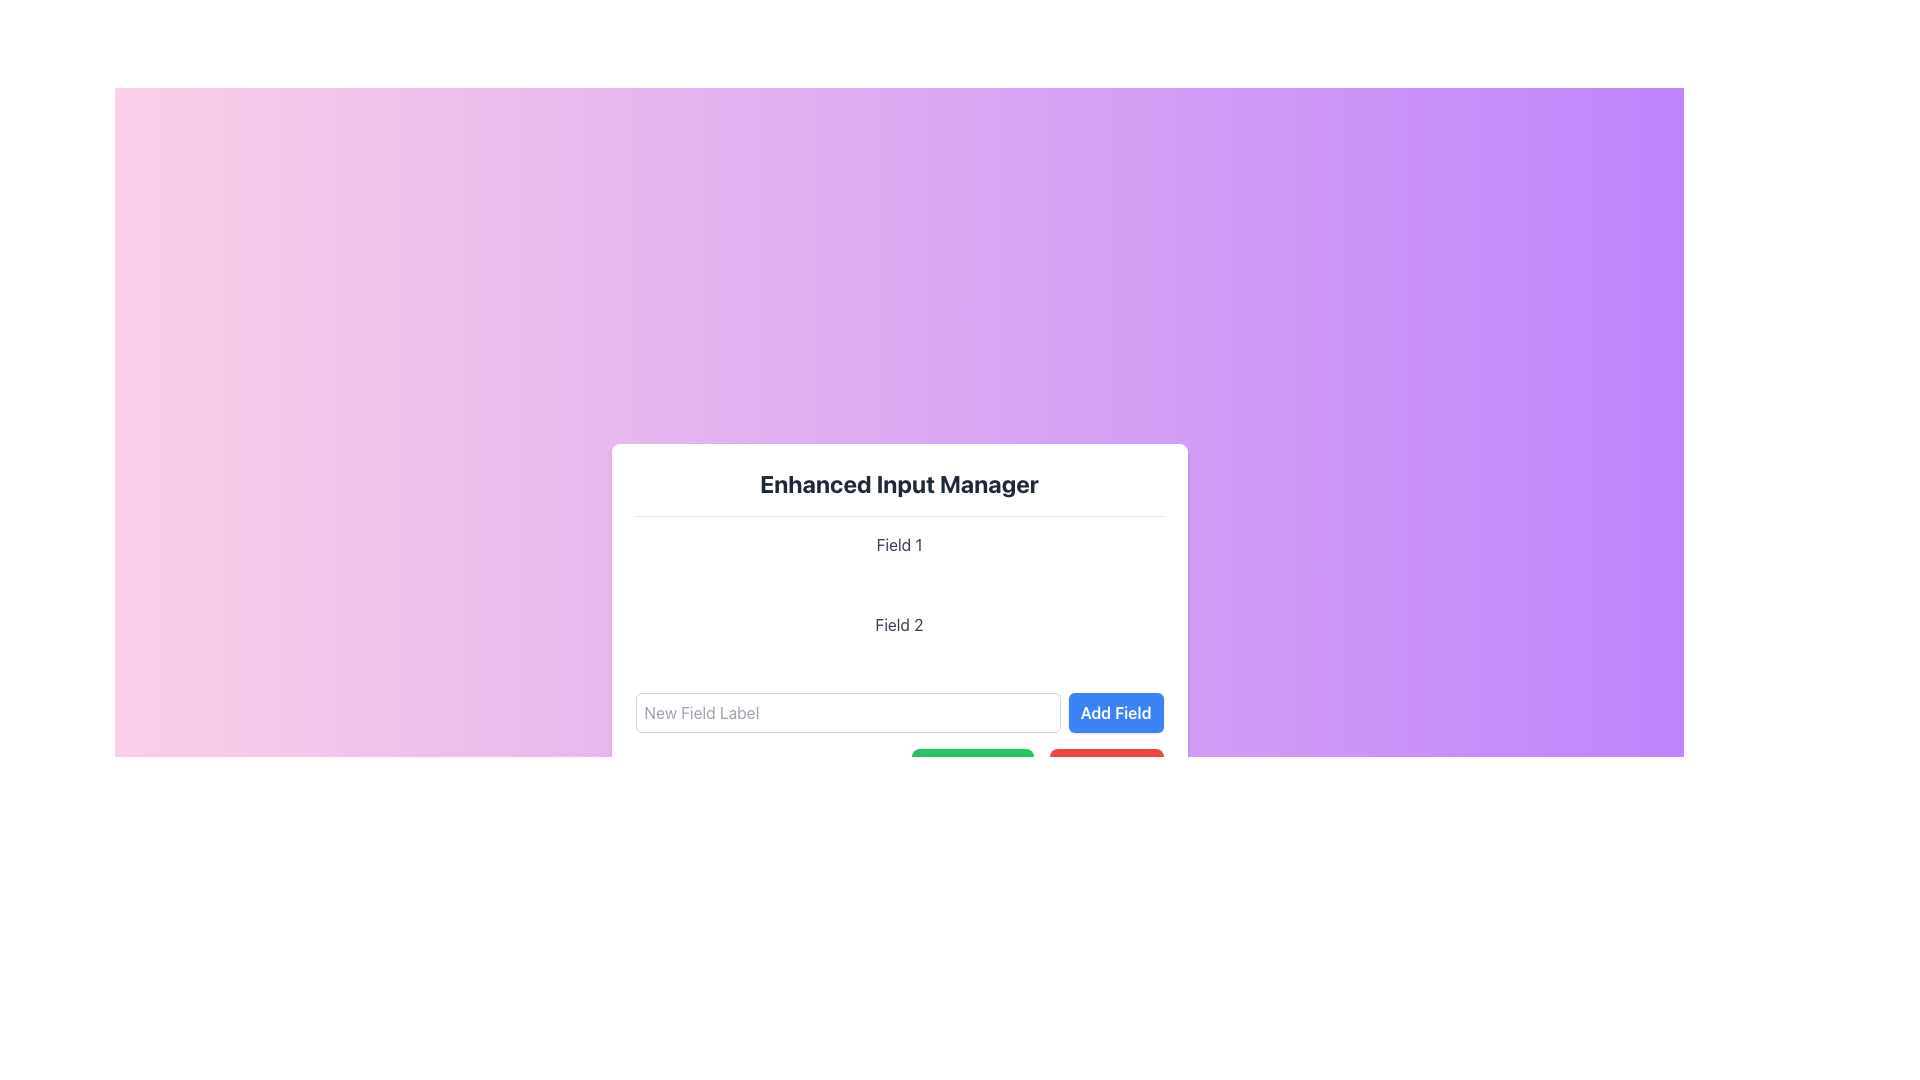 The image size is (1920, 1080). Describe the element at coordinates (898, 623) in the screenshot. I see `the label that identifies the input field directly below it, which is centered above the 'Field 1' input field` at that location.